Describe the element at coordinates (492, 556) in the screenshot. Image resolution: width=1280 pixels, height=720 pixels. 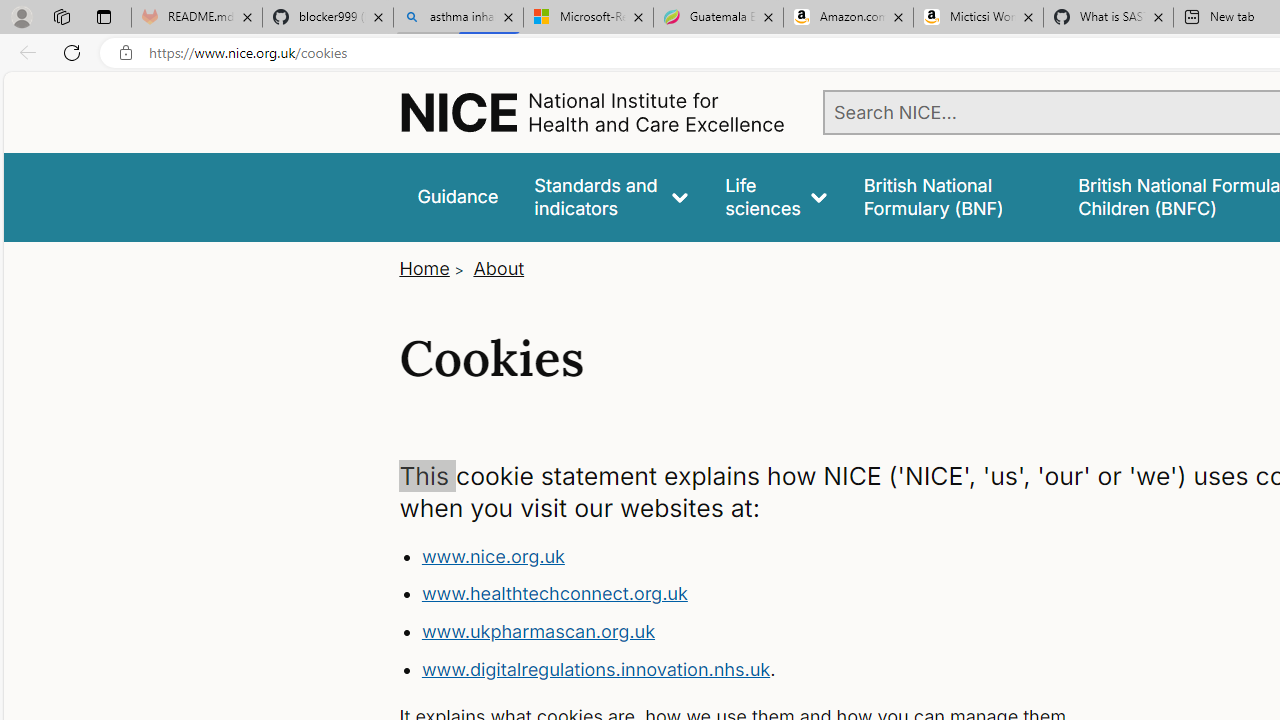
I see `'www.nice.org.uk'` at that location.